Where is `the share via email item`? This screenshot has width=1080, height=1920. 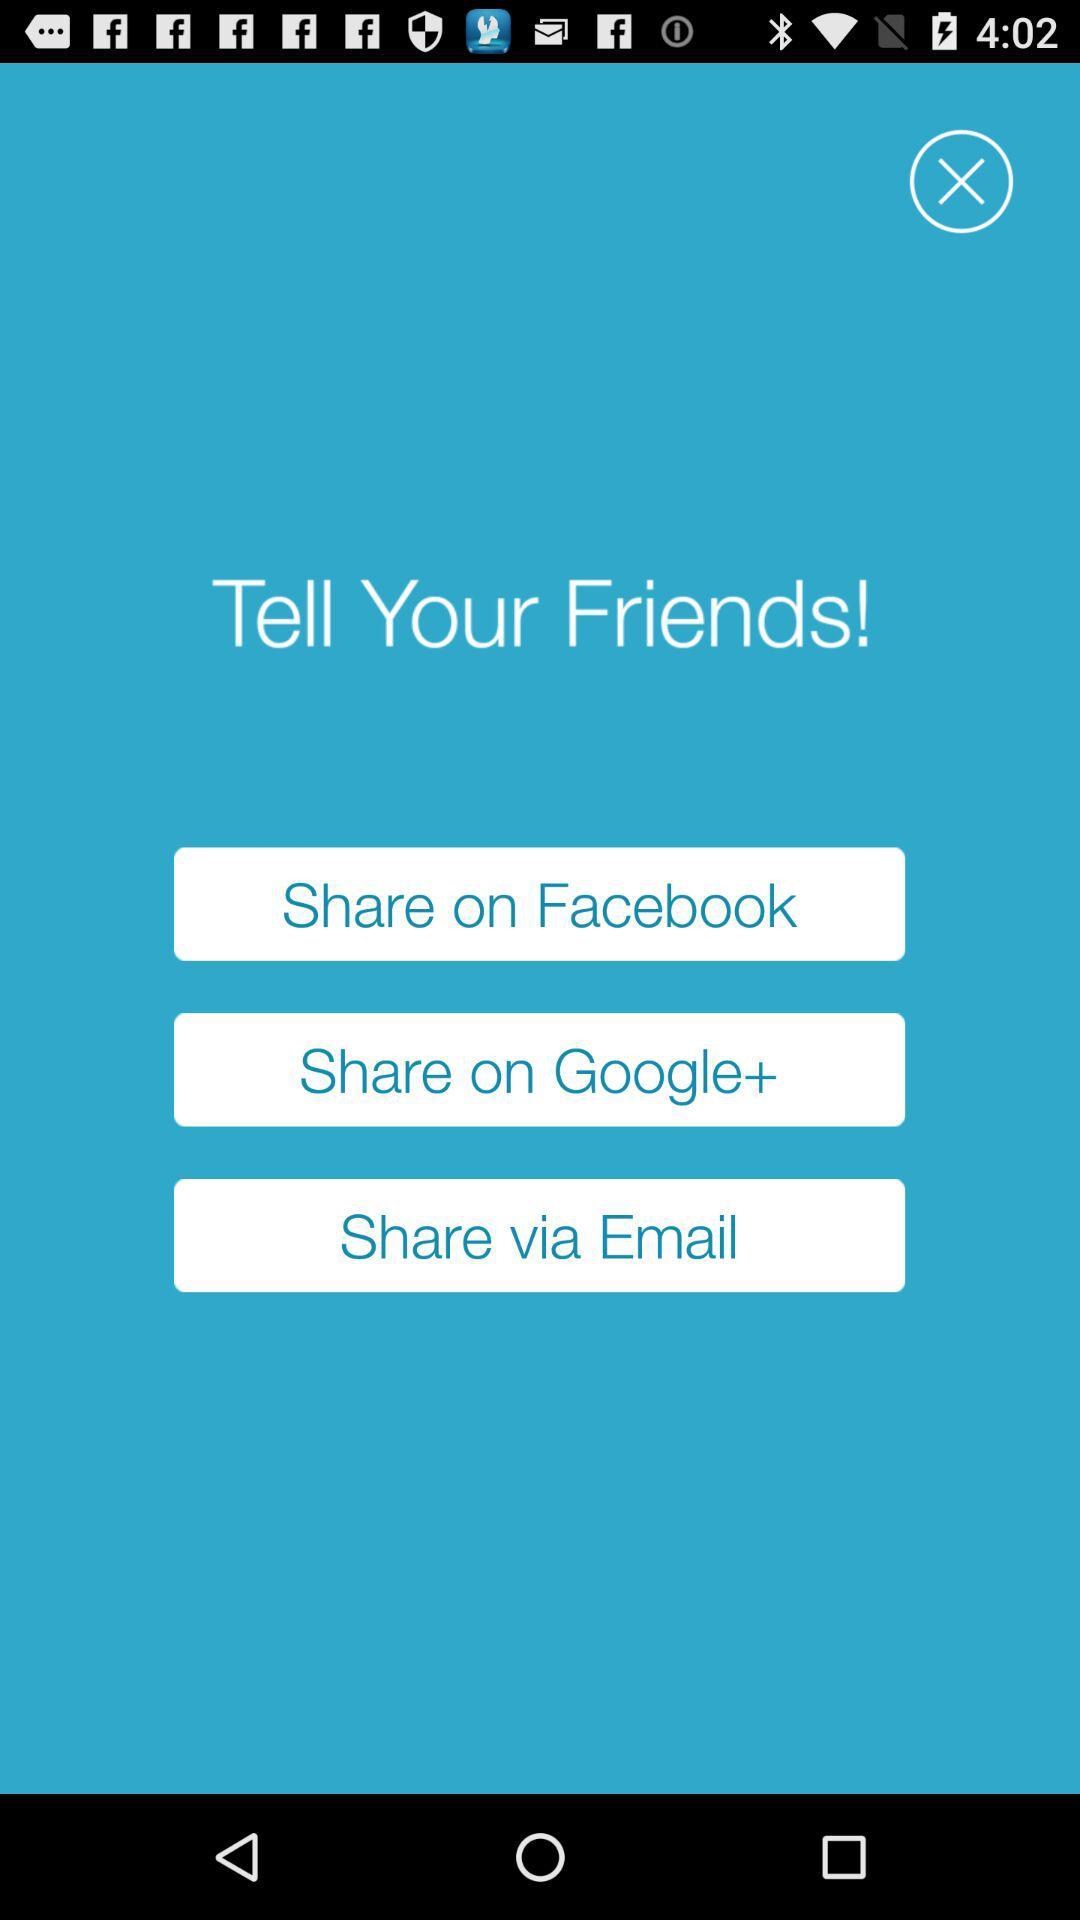
the share via email item is located at coordinates (538, 1234).